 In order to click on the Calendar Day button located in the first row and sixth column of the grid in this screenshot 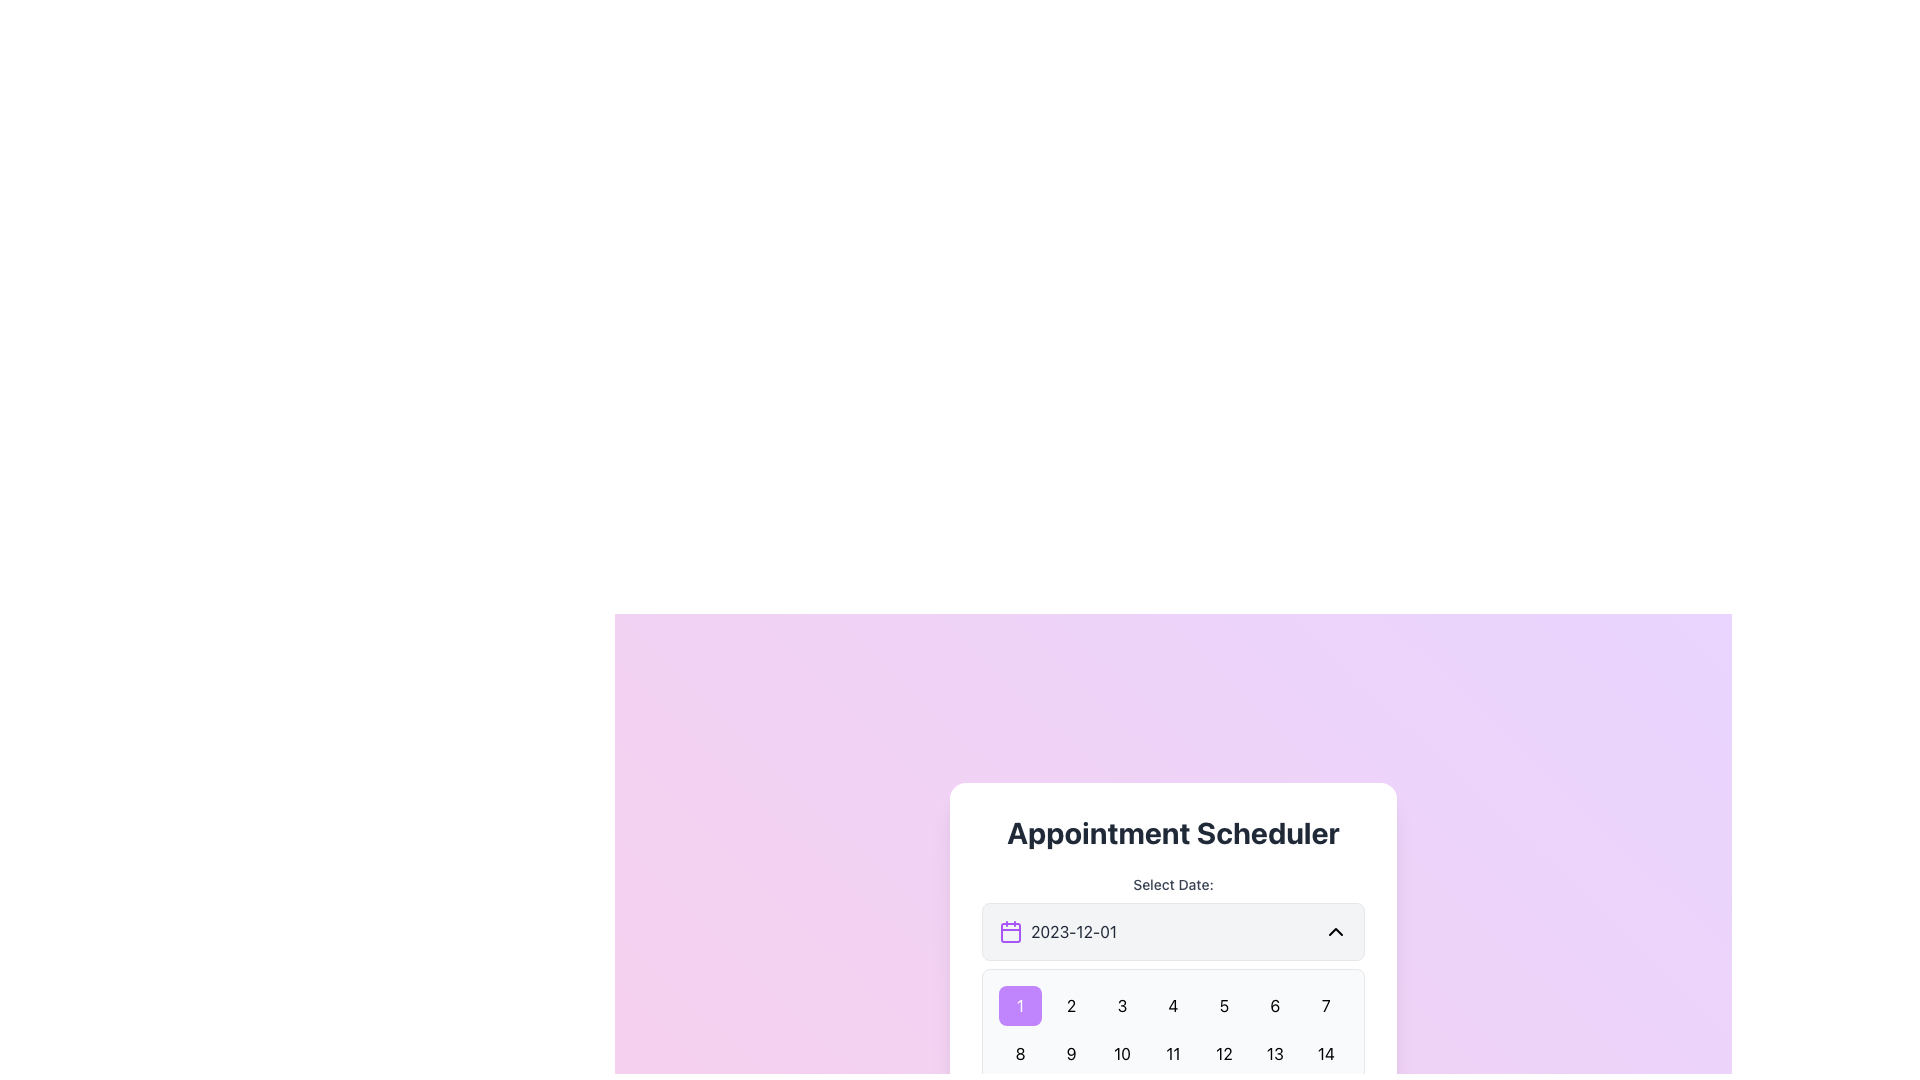, I will do `click(1274, 1006)`.